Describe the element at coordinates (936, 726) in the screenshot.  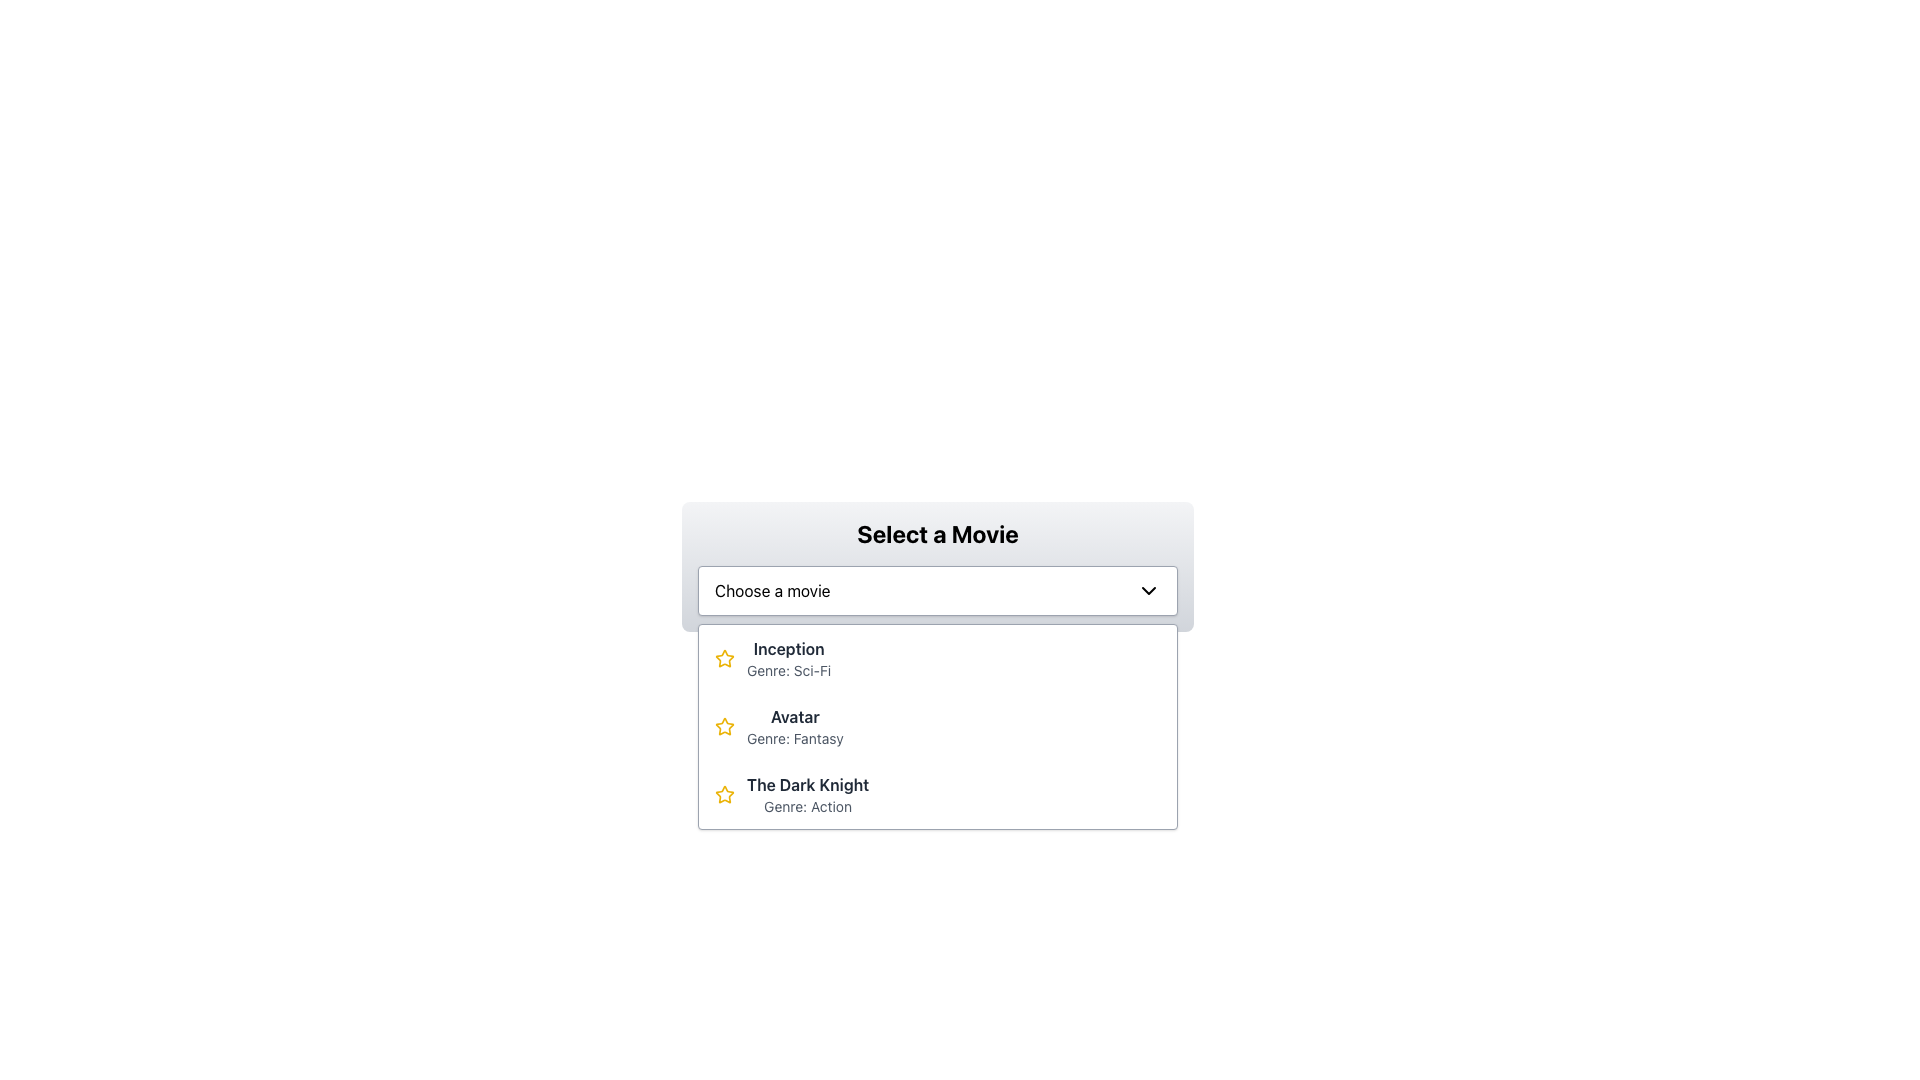
I see `the second item in the dropdown list representing the movie 'Avatar'` at that location.